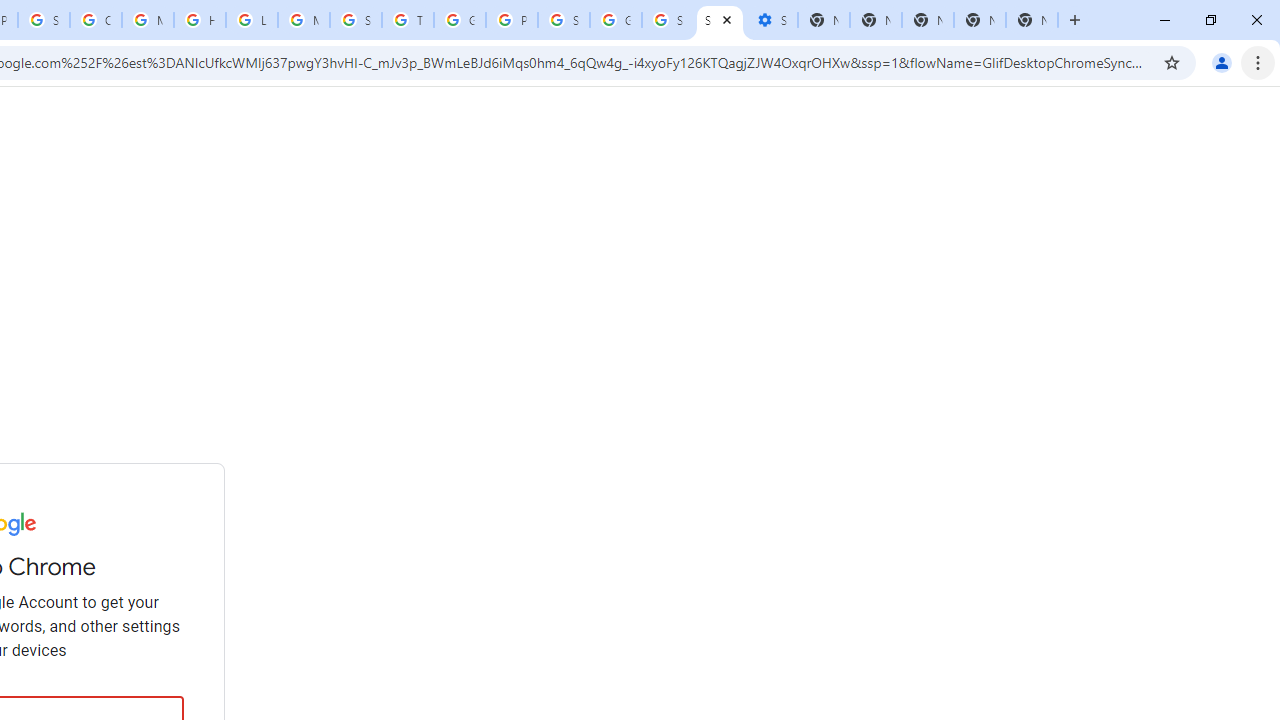 This screenshot has width=1280, height=720. Describe the element at coordinates (406, 20) in the screenshot. I see `'Trusted Information and Content - Google Safety Center'` at that location.